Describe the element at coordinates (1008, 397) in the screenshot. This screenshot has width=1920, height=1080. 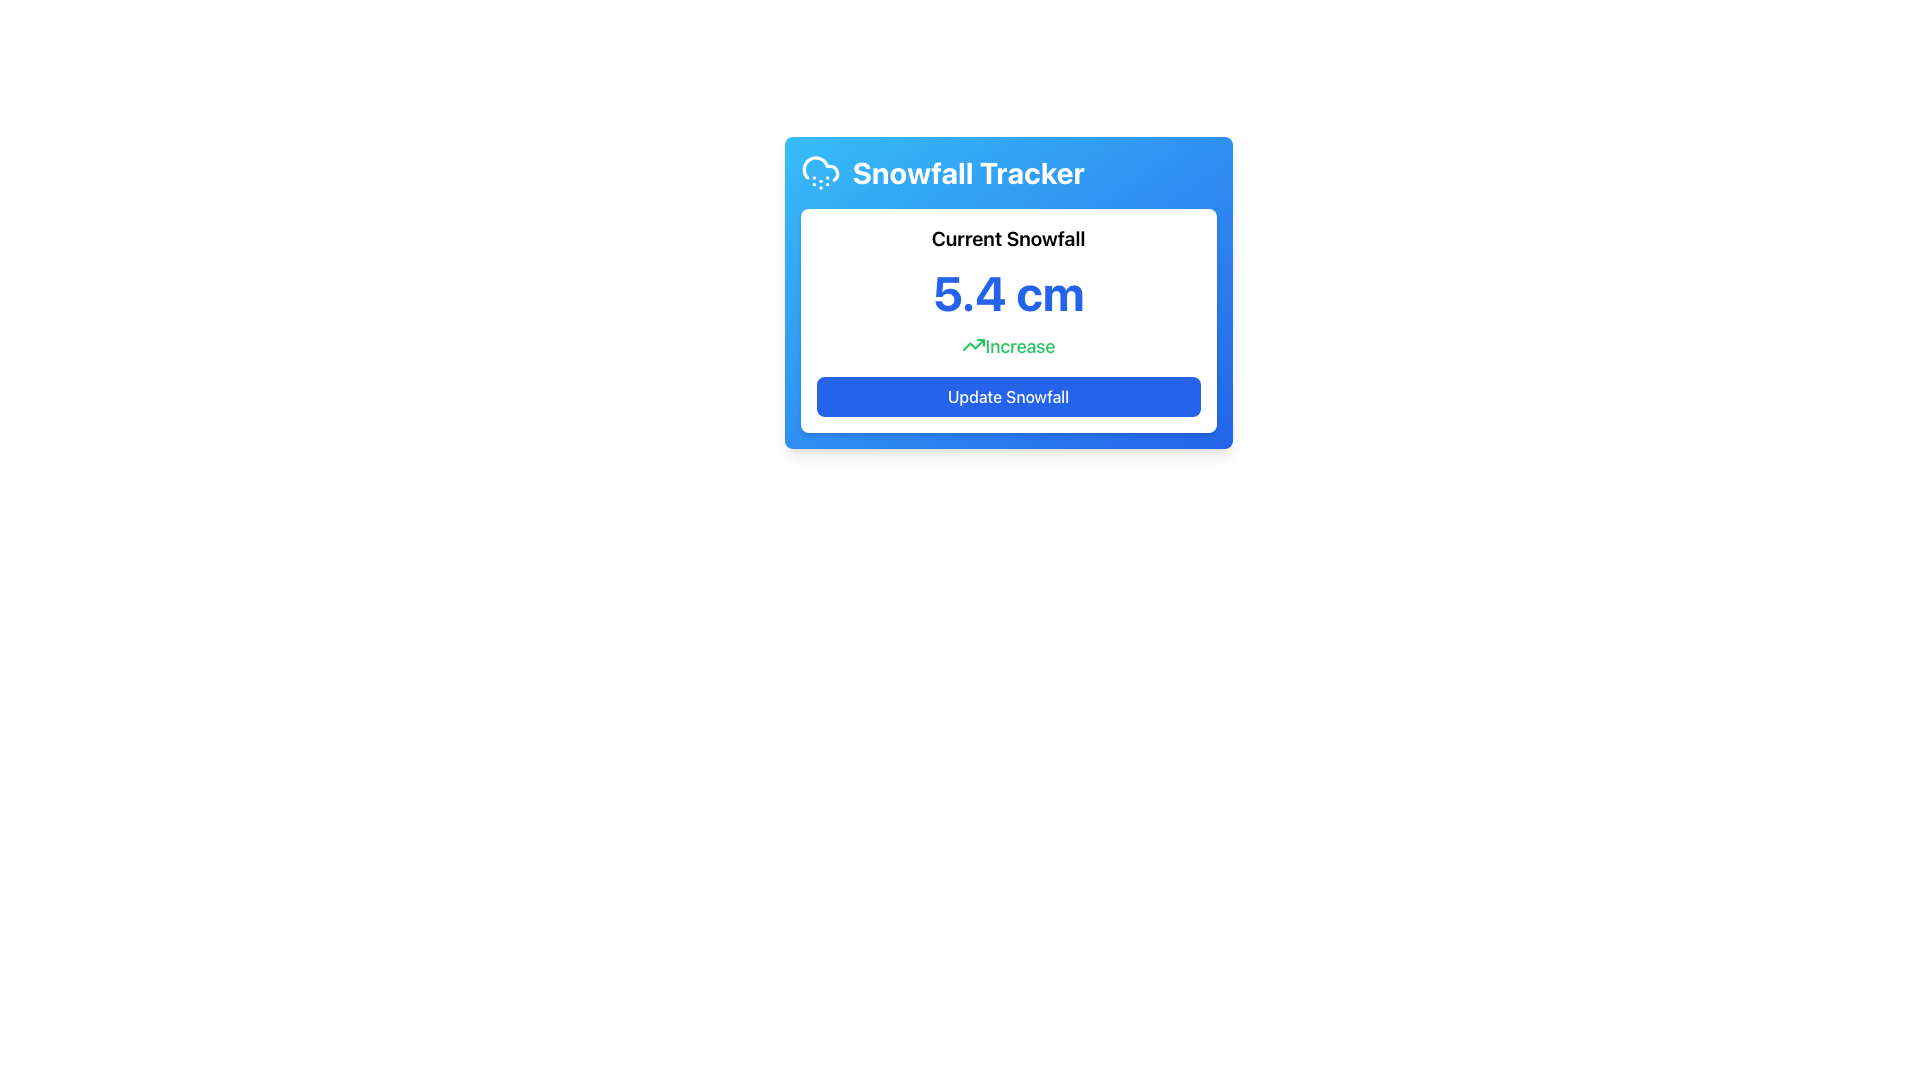
I see `the button with blue background and white text labeled 'Update Snowfall'` at that location.